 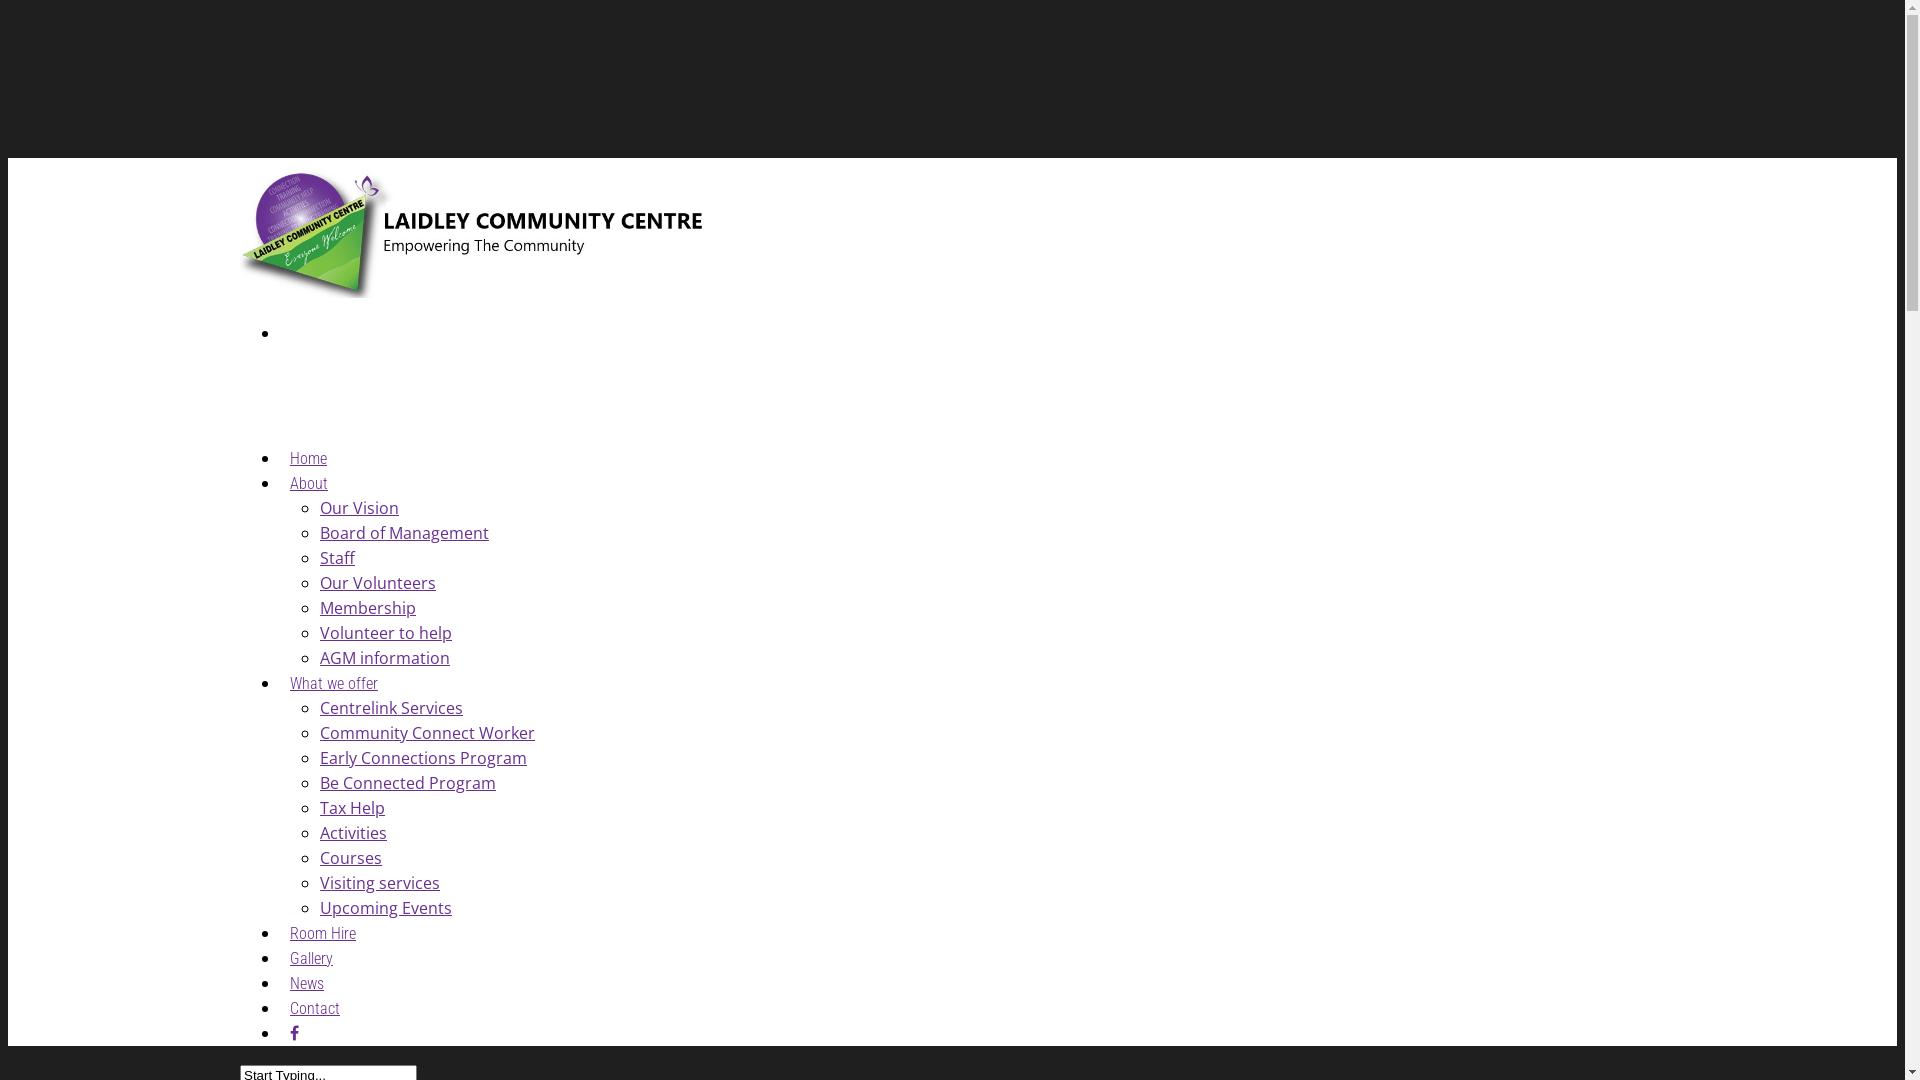 What do you see at coordinates (384, 658) in the screenshot?
I see `'AGM information'` at bounding box center [384, 658].